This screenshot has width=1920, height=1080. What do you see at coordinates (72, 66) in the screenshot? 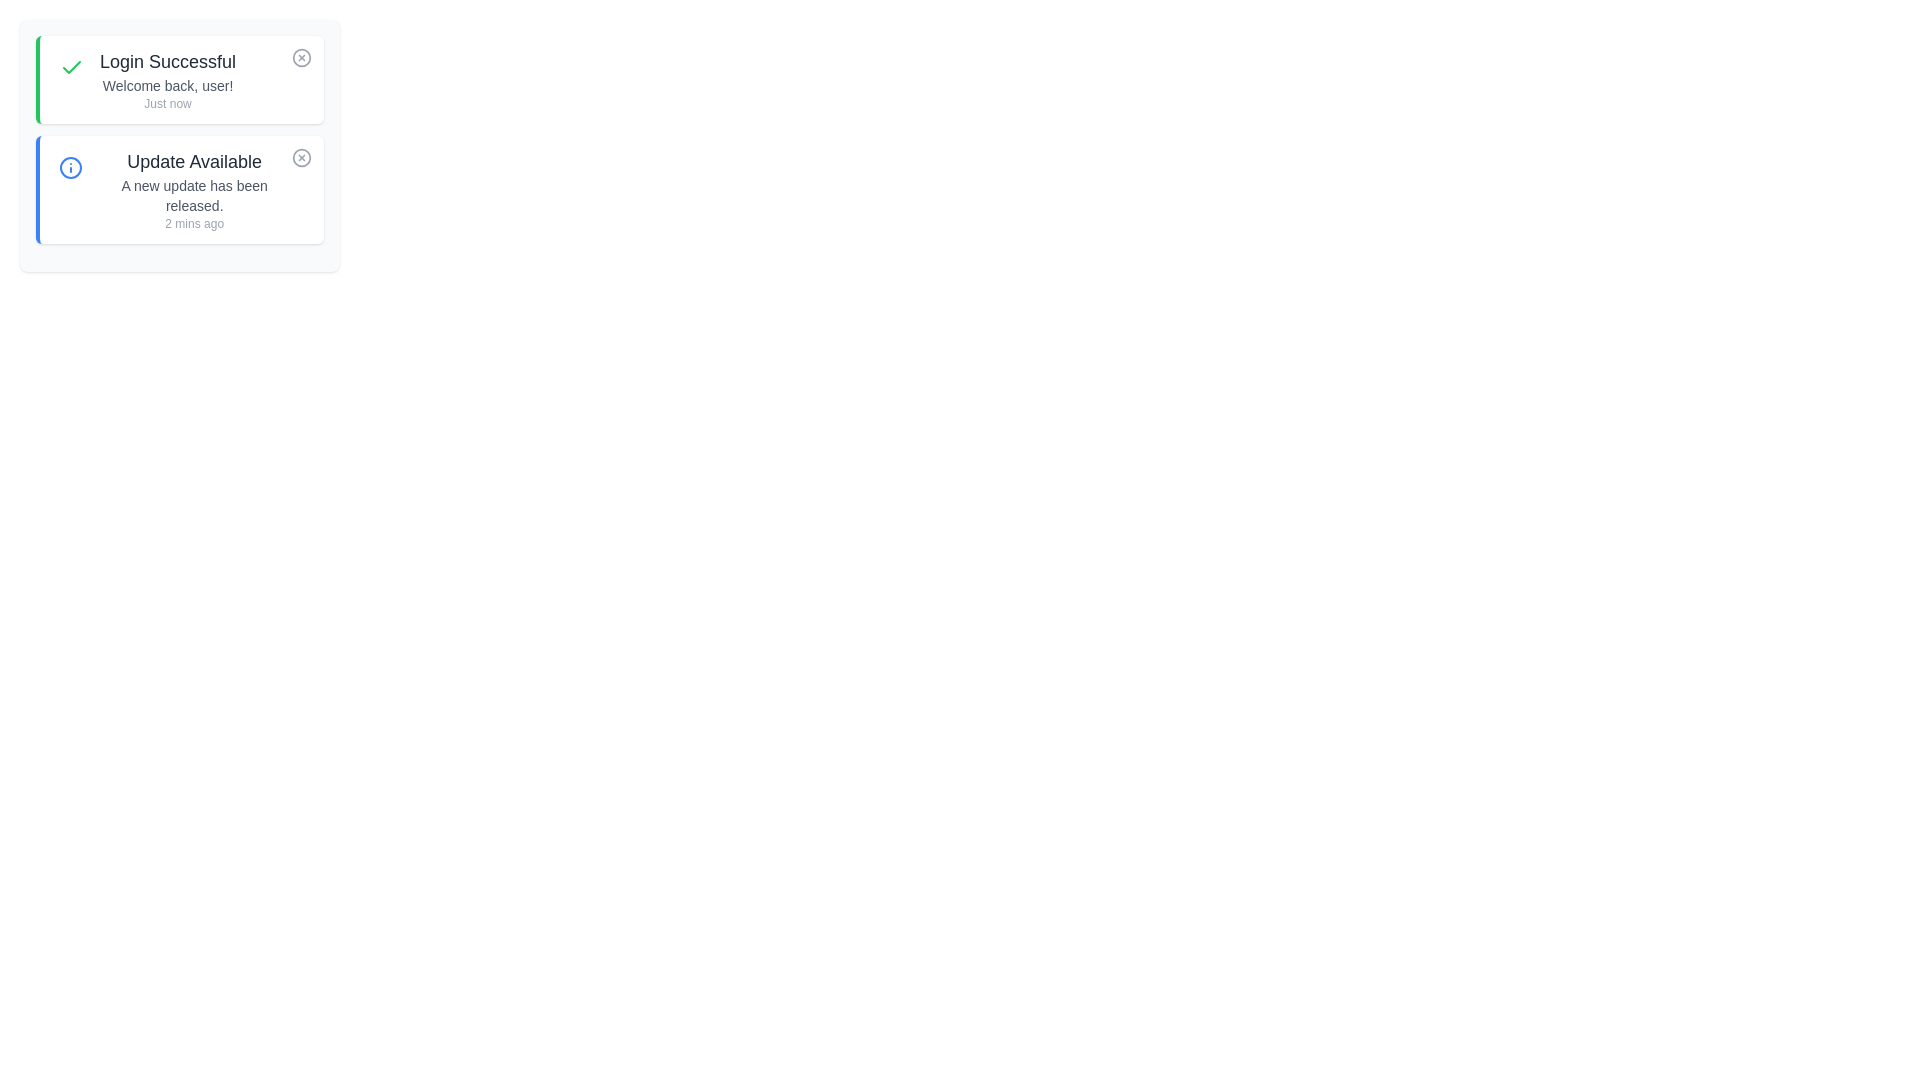
I see `the checkmark icon within the 'Login Successful' card, which is styled with a thin stroke and green coloring, indicating a successful action` at bounding box center [72, 66].